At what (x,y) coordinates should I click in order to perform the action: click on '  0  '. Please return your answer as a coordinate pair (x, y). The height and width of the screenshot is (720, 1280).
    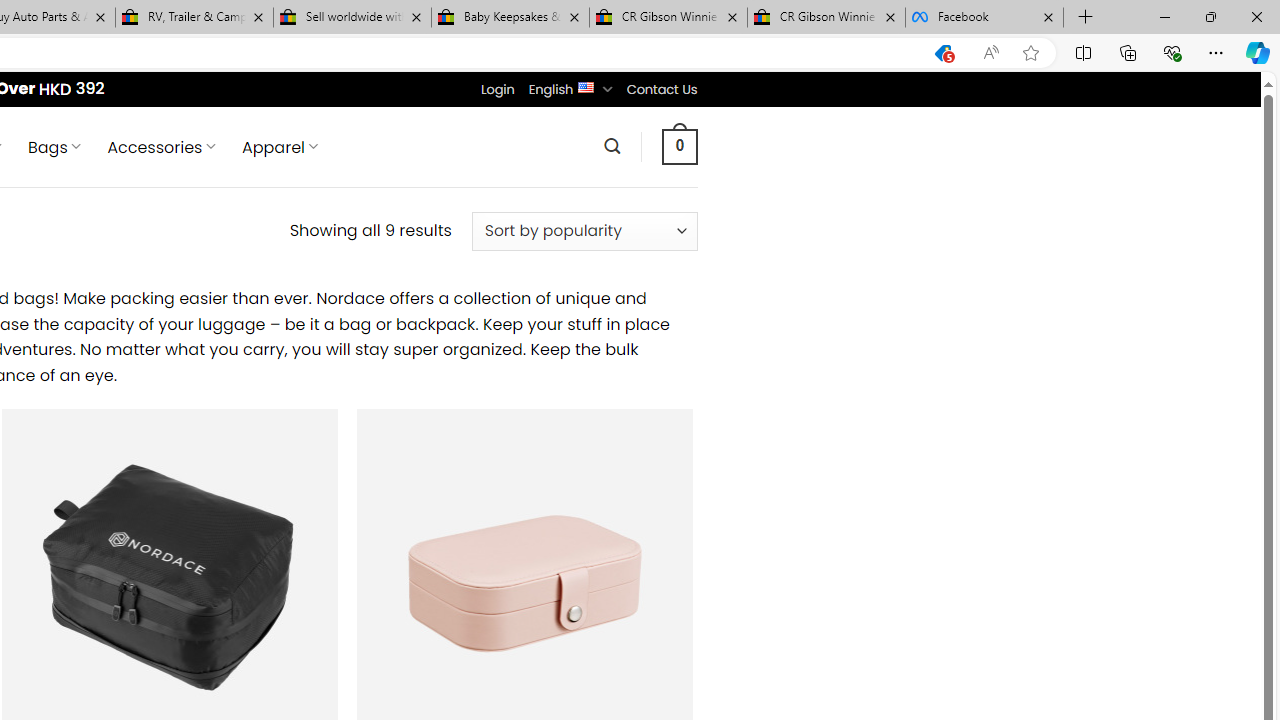
    Looking at the image, I should click on (679, 145).